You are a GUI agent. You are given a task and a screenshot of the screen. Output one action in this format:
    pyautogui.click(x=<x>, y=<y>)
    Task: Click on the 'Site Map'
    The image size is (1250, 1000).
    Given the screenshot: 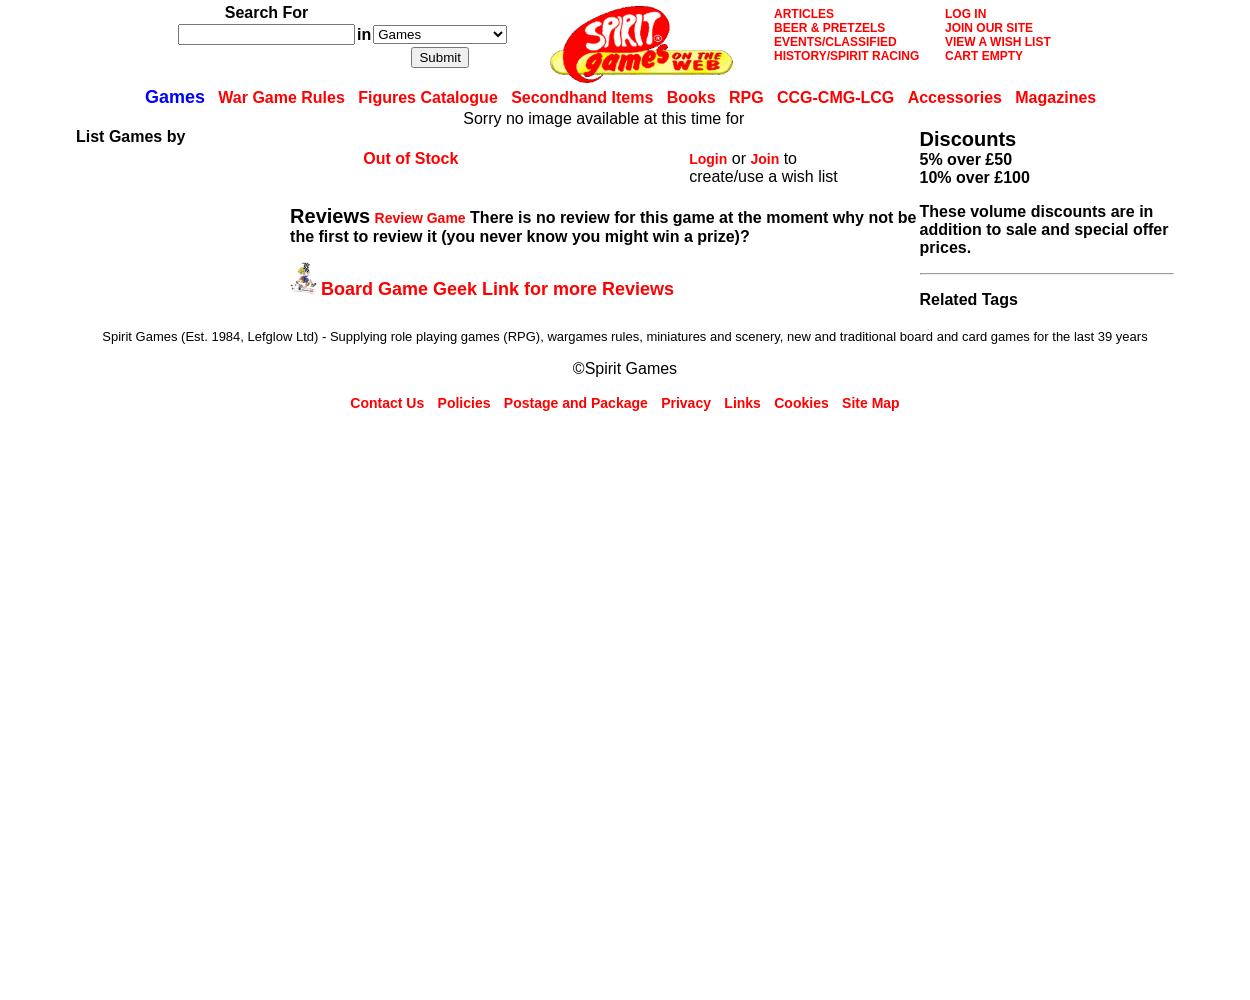 What is the action you would take?
    pyautogui.click(x=869, y=403)
    